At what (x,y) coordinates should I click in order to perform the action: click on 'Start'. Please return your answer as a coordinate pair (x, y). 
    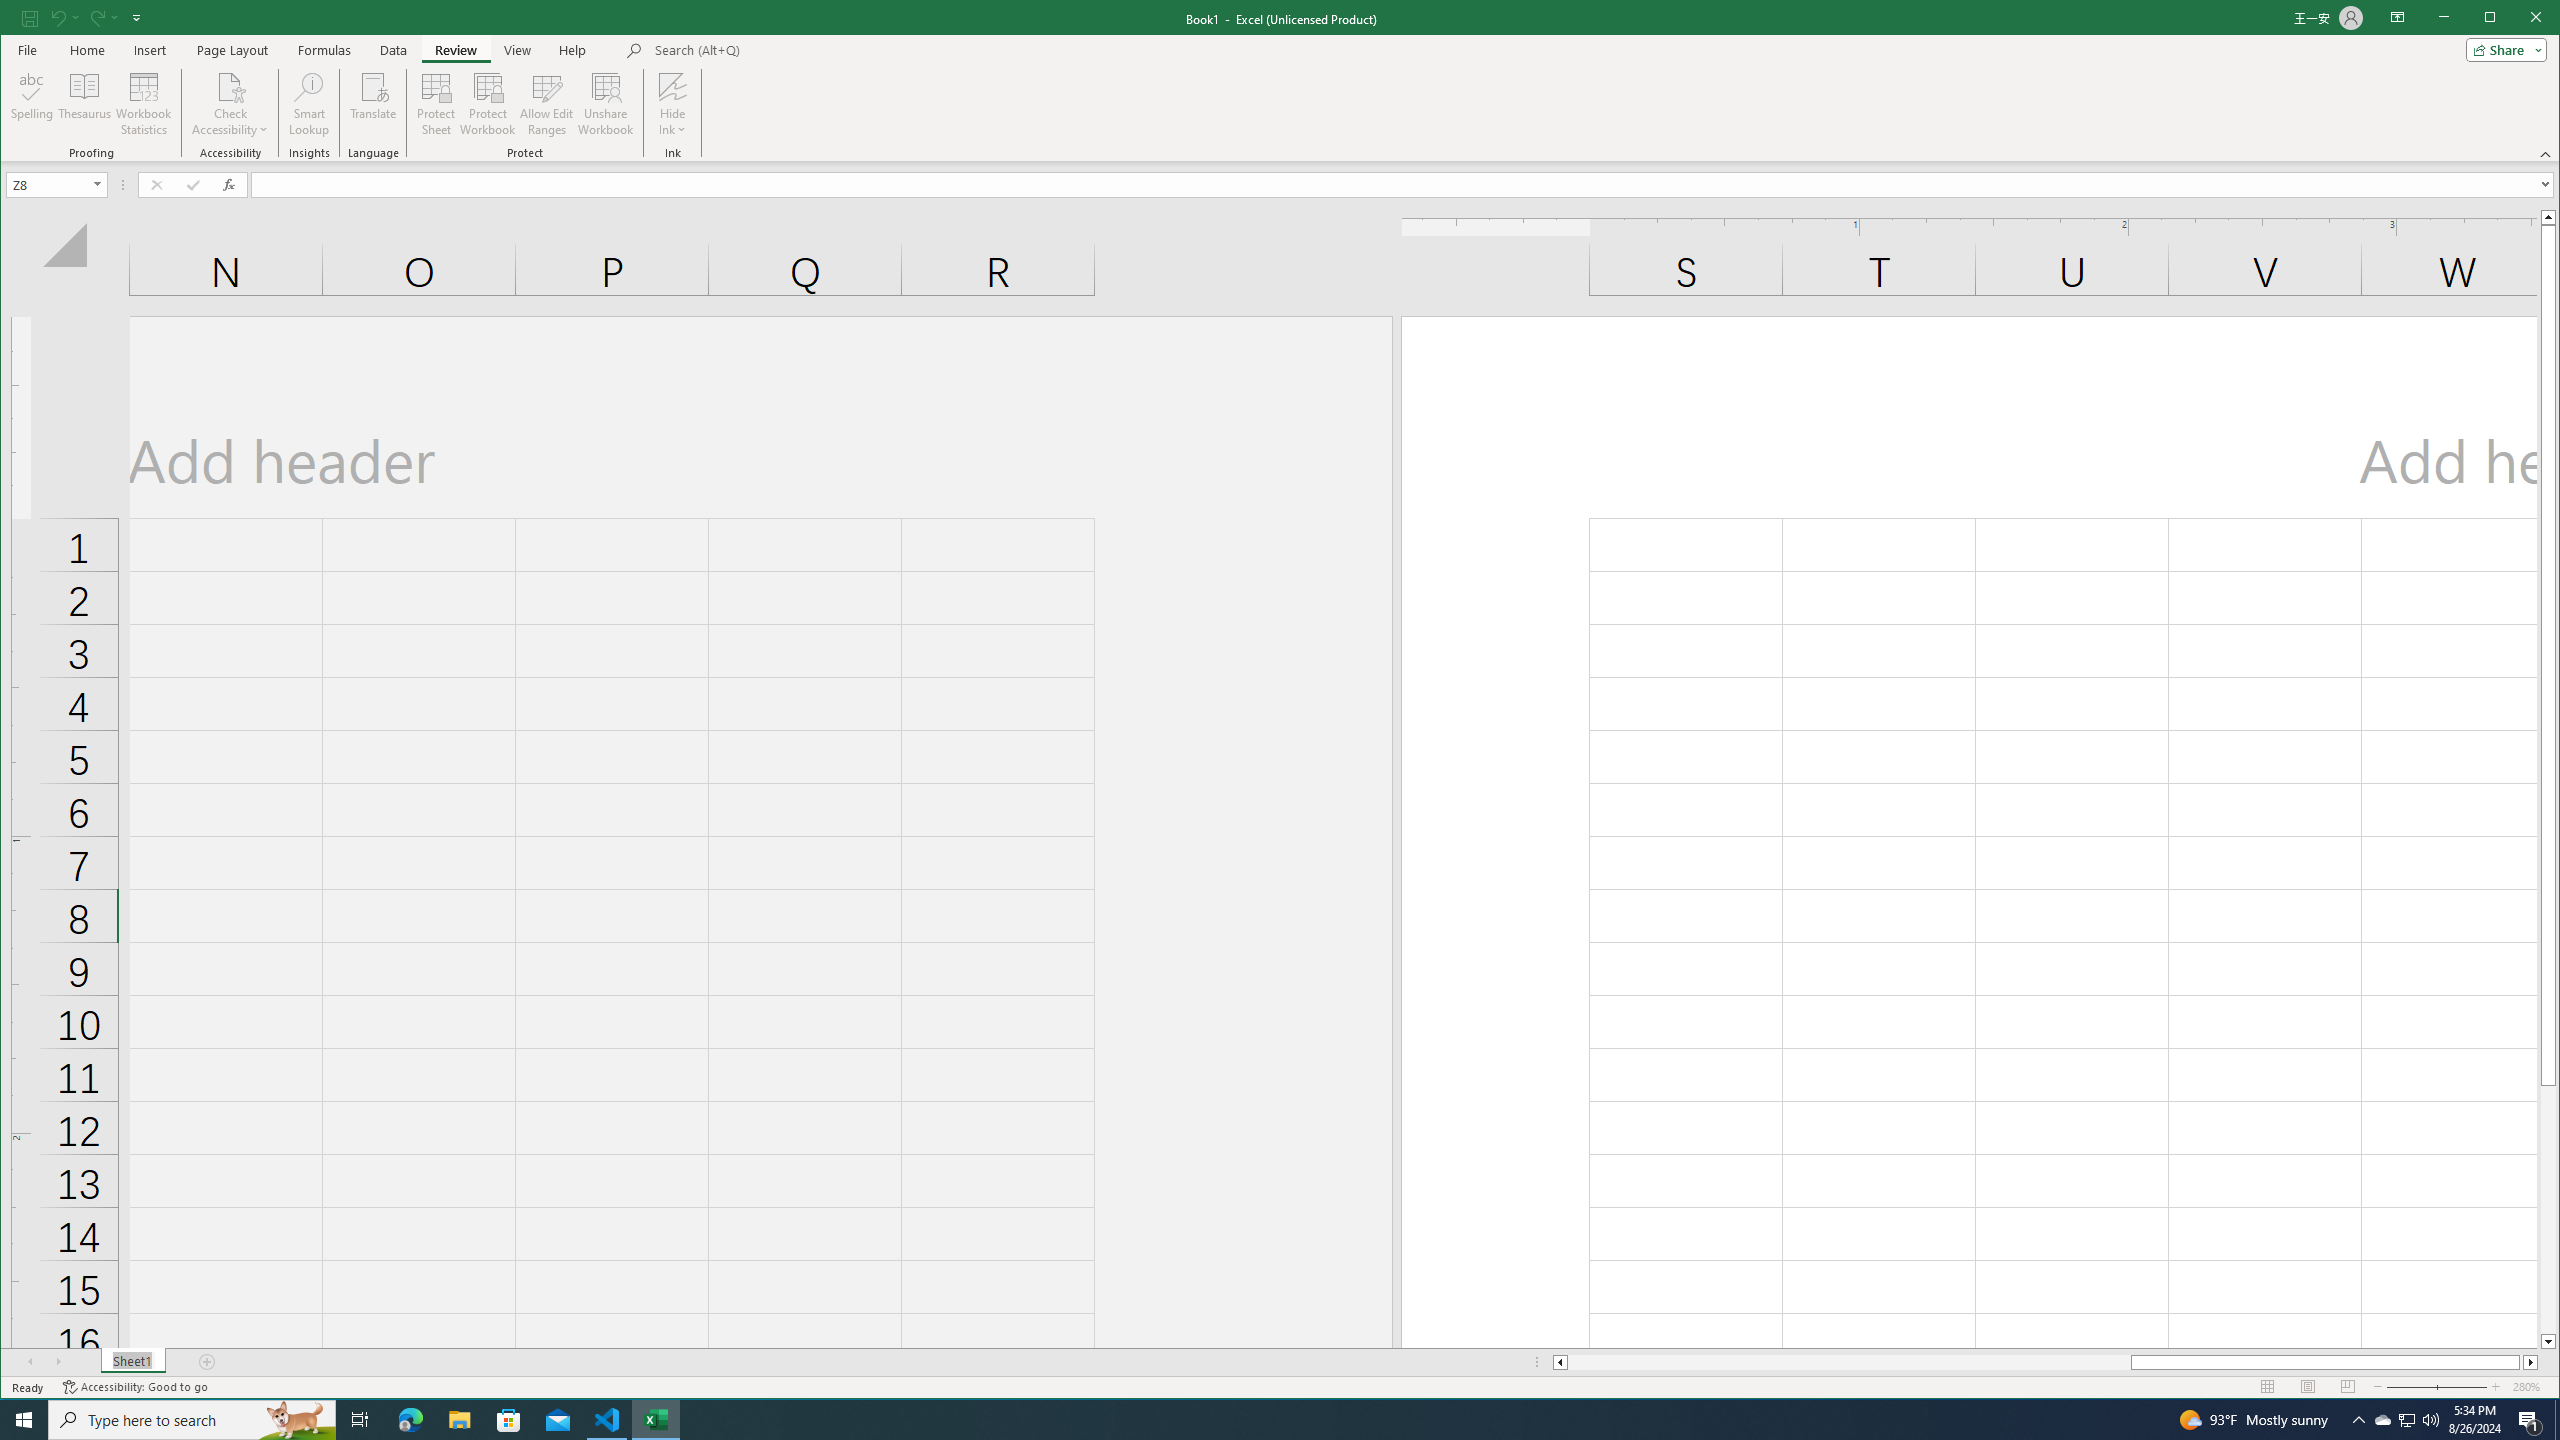
    Looking at the image, I should click on (24, 1418).